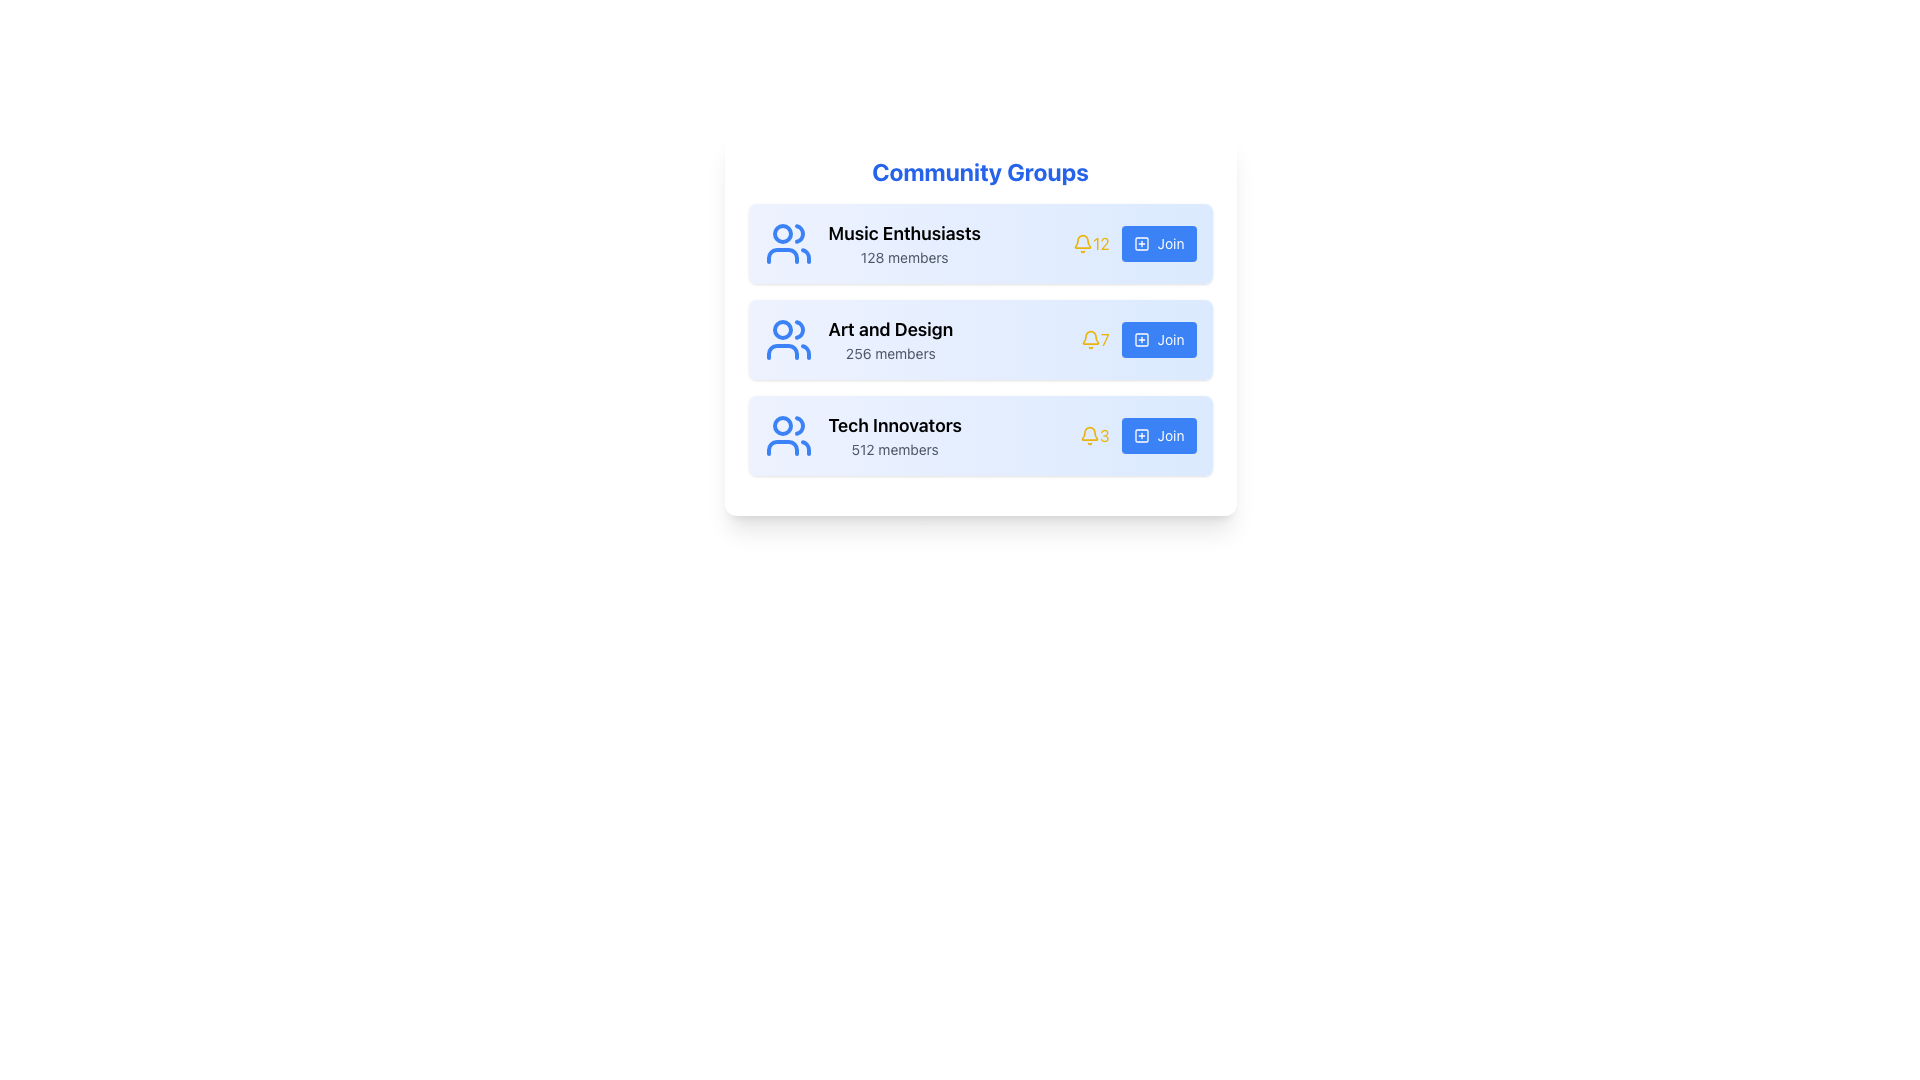 The width and height of the screenshot is (1920, 1080). I want to click on the 'Join Tech Innovators' button located, so click(1159, 434).